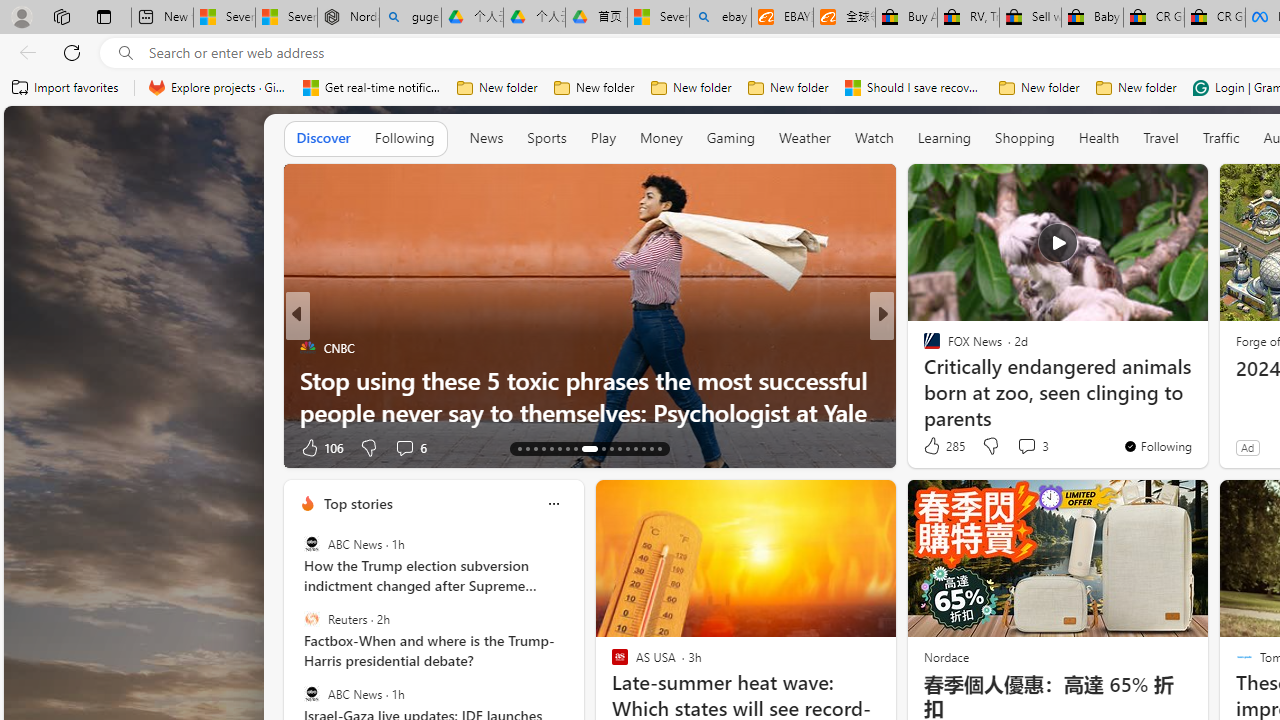 This screenshot has width=1280, height=720. What do you see at coordinates (922, 346) in the screenshot?
I see `'Storyful'` at bounding box center [922, 346].